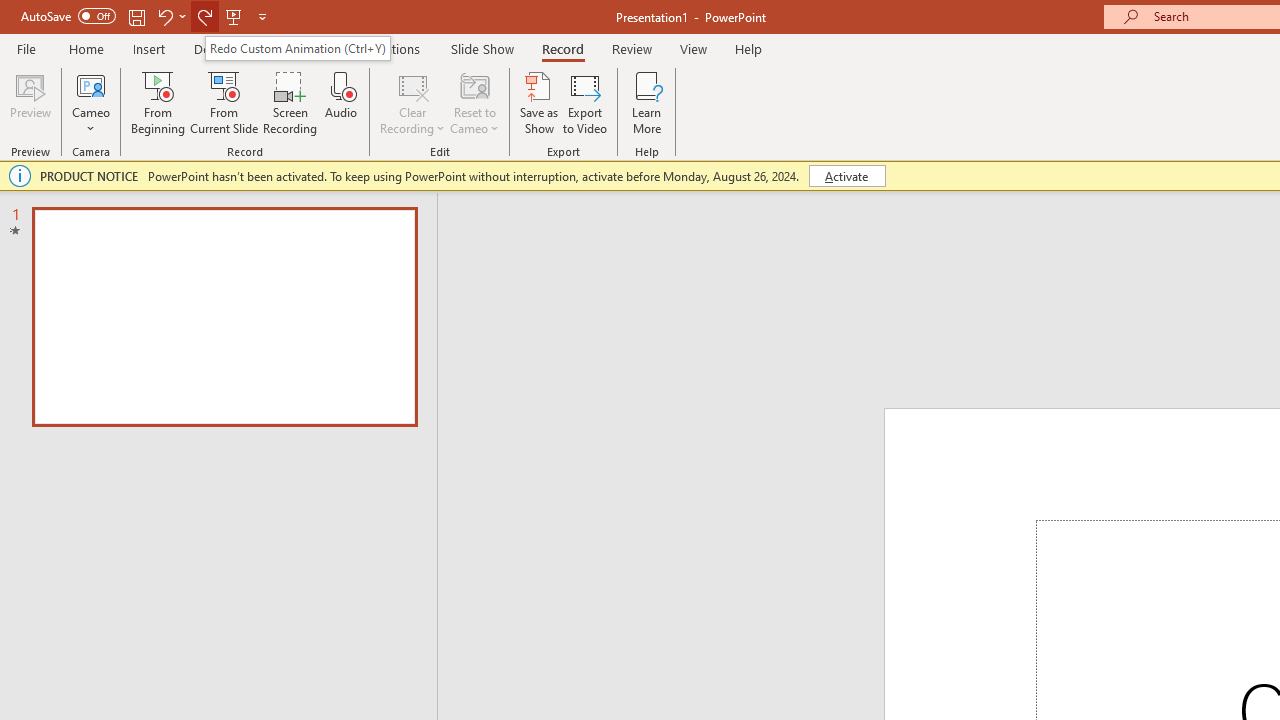  Describe the element at coordinates (847, 175) in the screenshot. I see `'Activate'` at that location.